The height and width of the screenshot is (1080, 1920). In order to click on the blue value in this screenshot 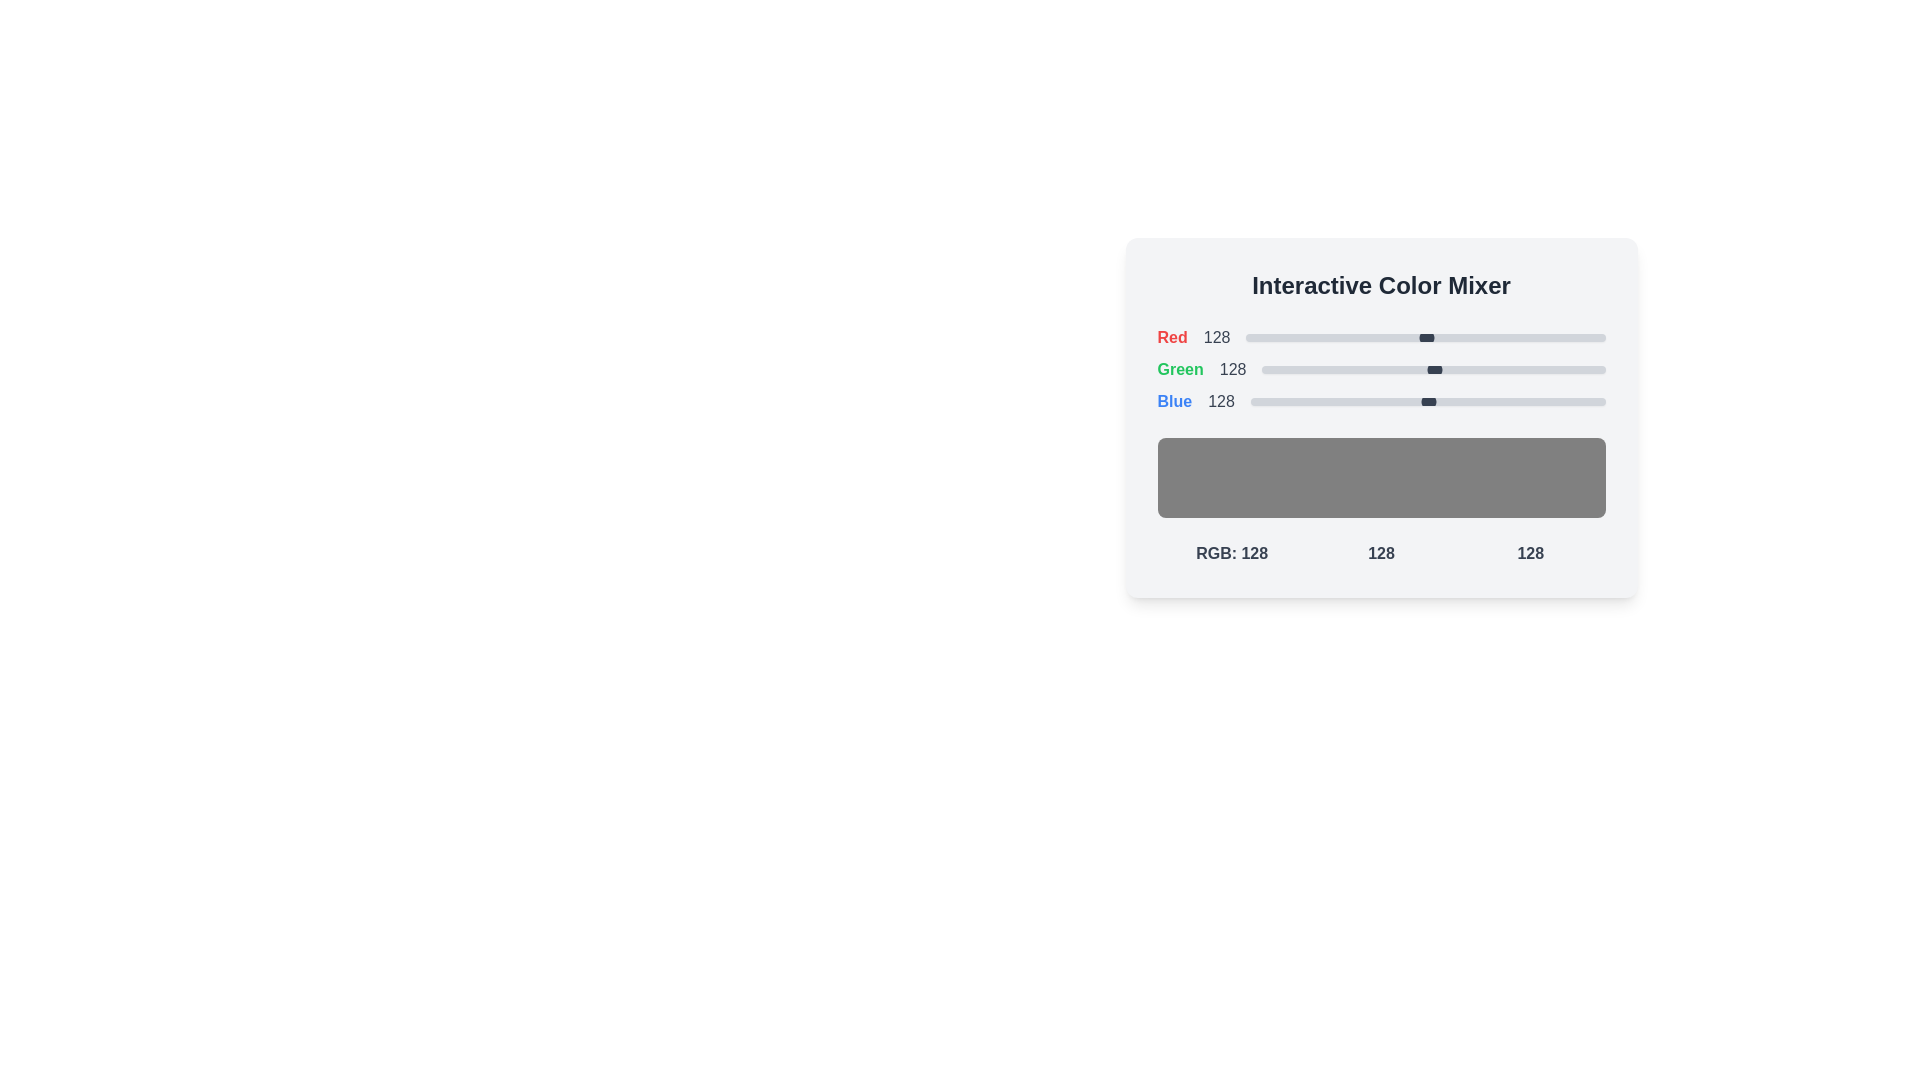, I will do `click(1566, 401)`.